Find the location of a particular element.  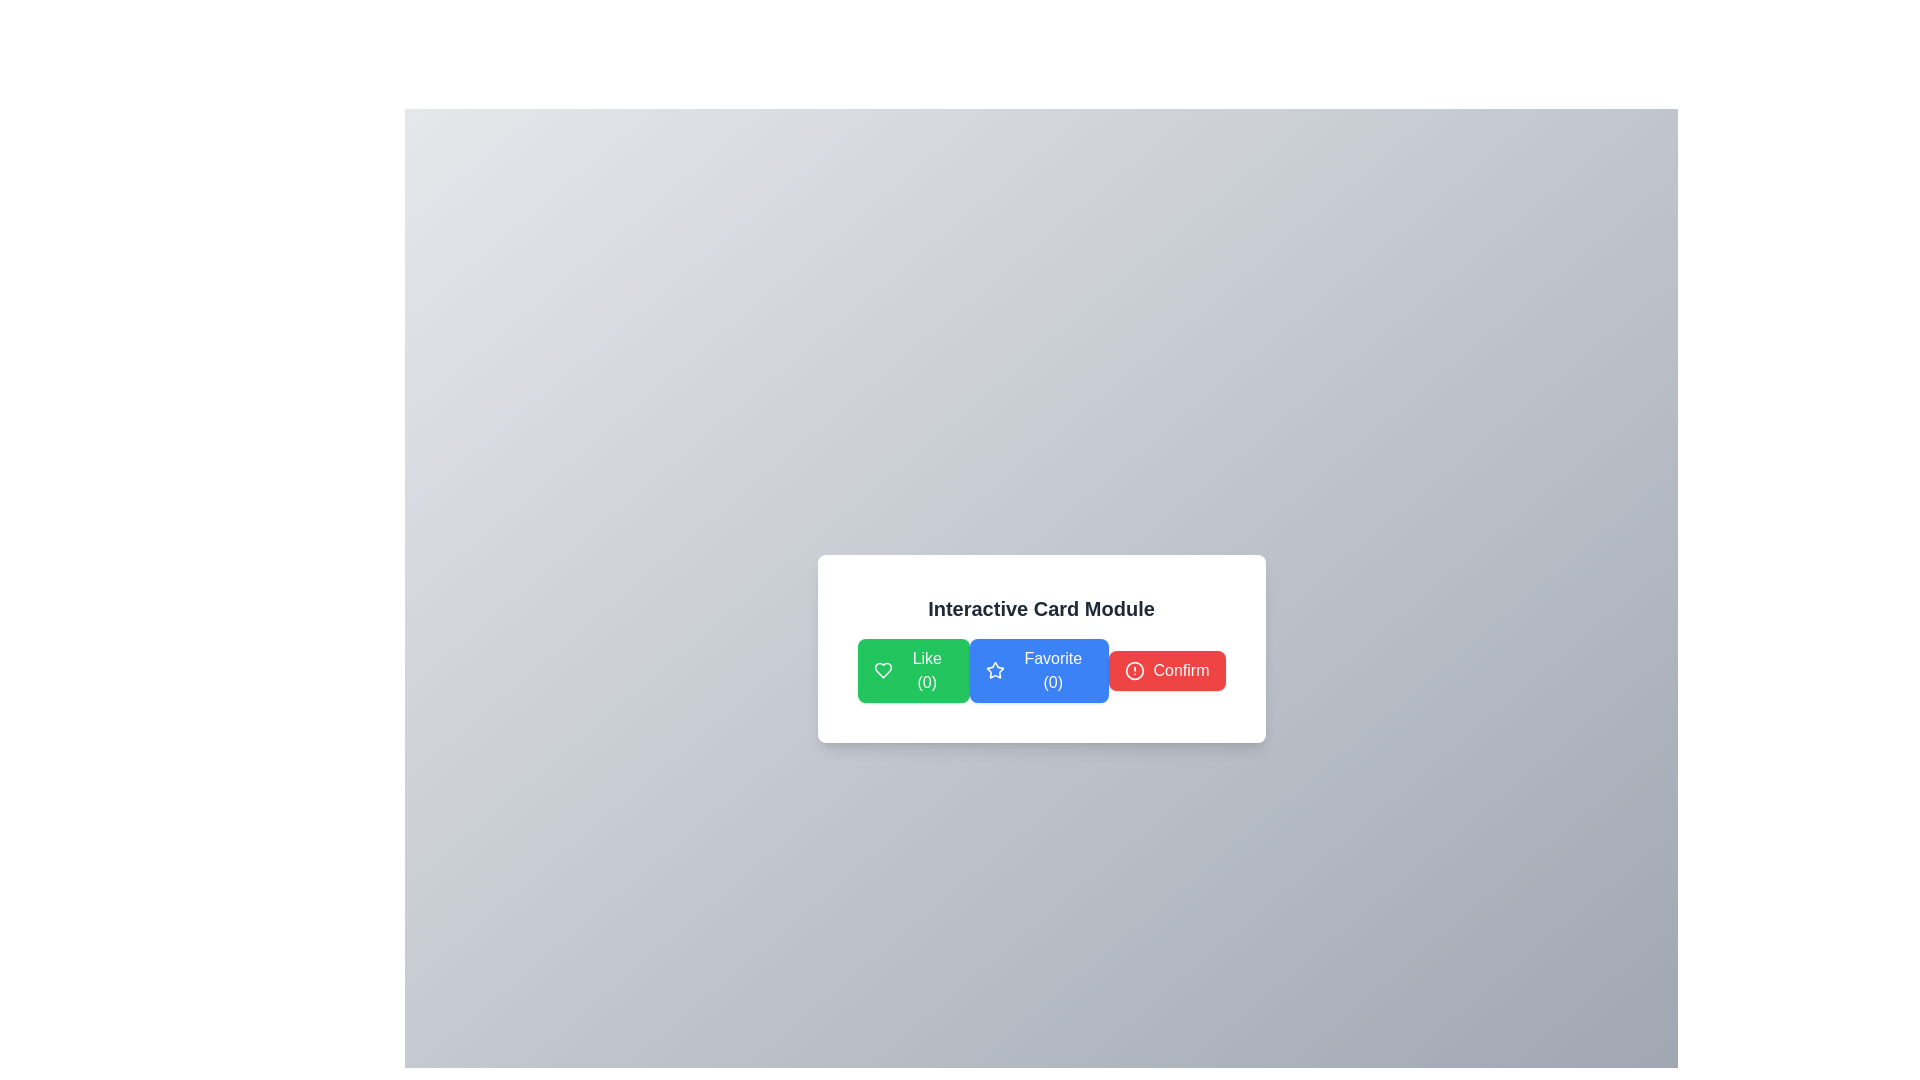

the 'Favorite' icon represented by a star within the blue button labeled 'Favorite (0)', located in the Interactive Card Module is located at coordinates (995, 670).